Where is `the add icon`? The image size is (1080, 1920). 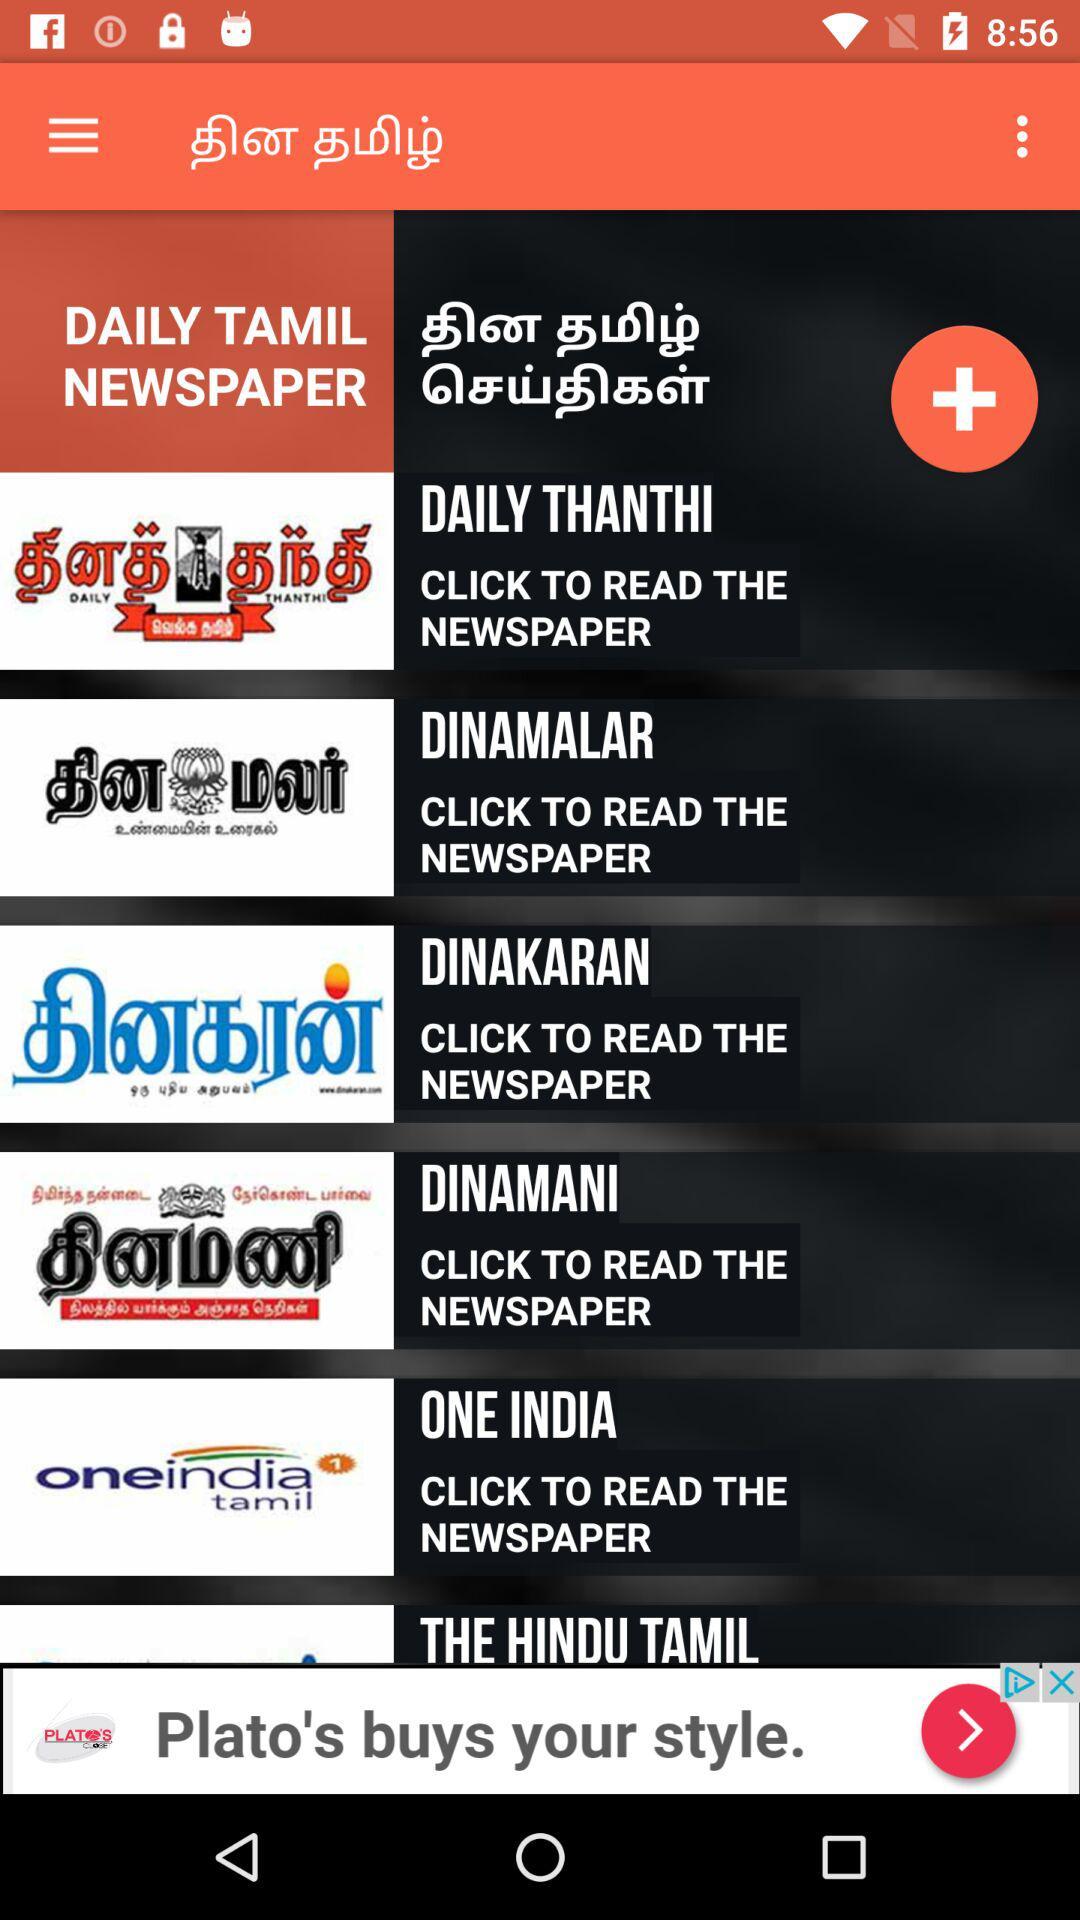 the add icon is located at coordinates (963, 398).